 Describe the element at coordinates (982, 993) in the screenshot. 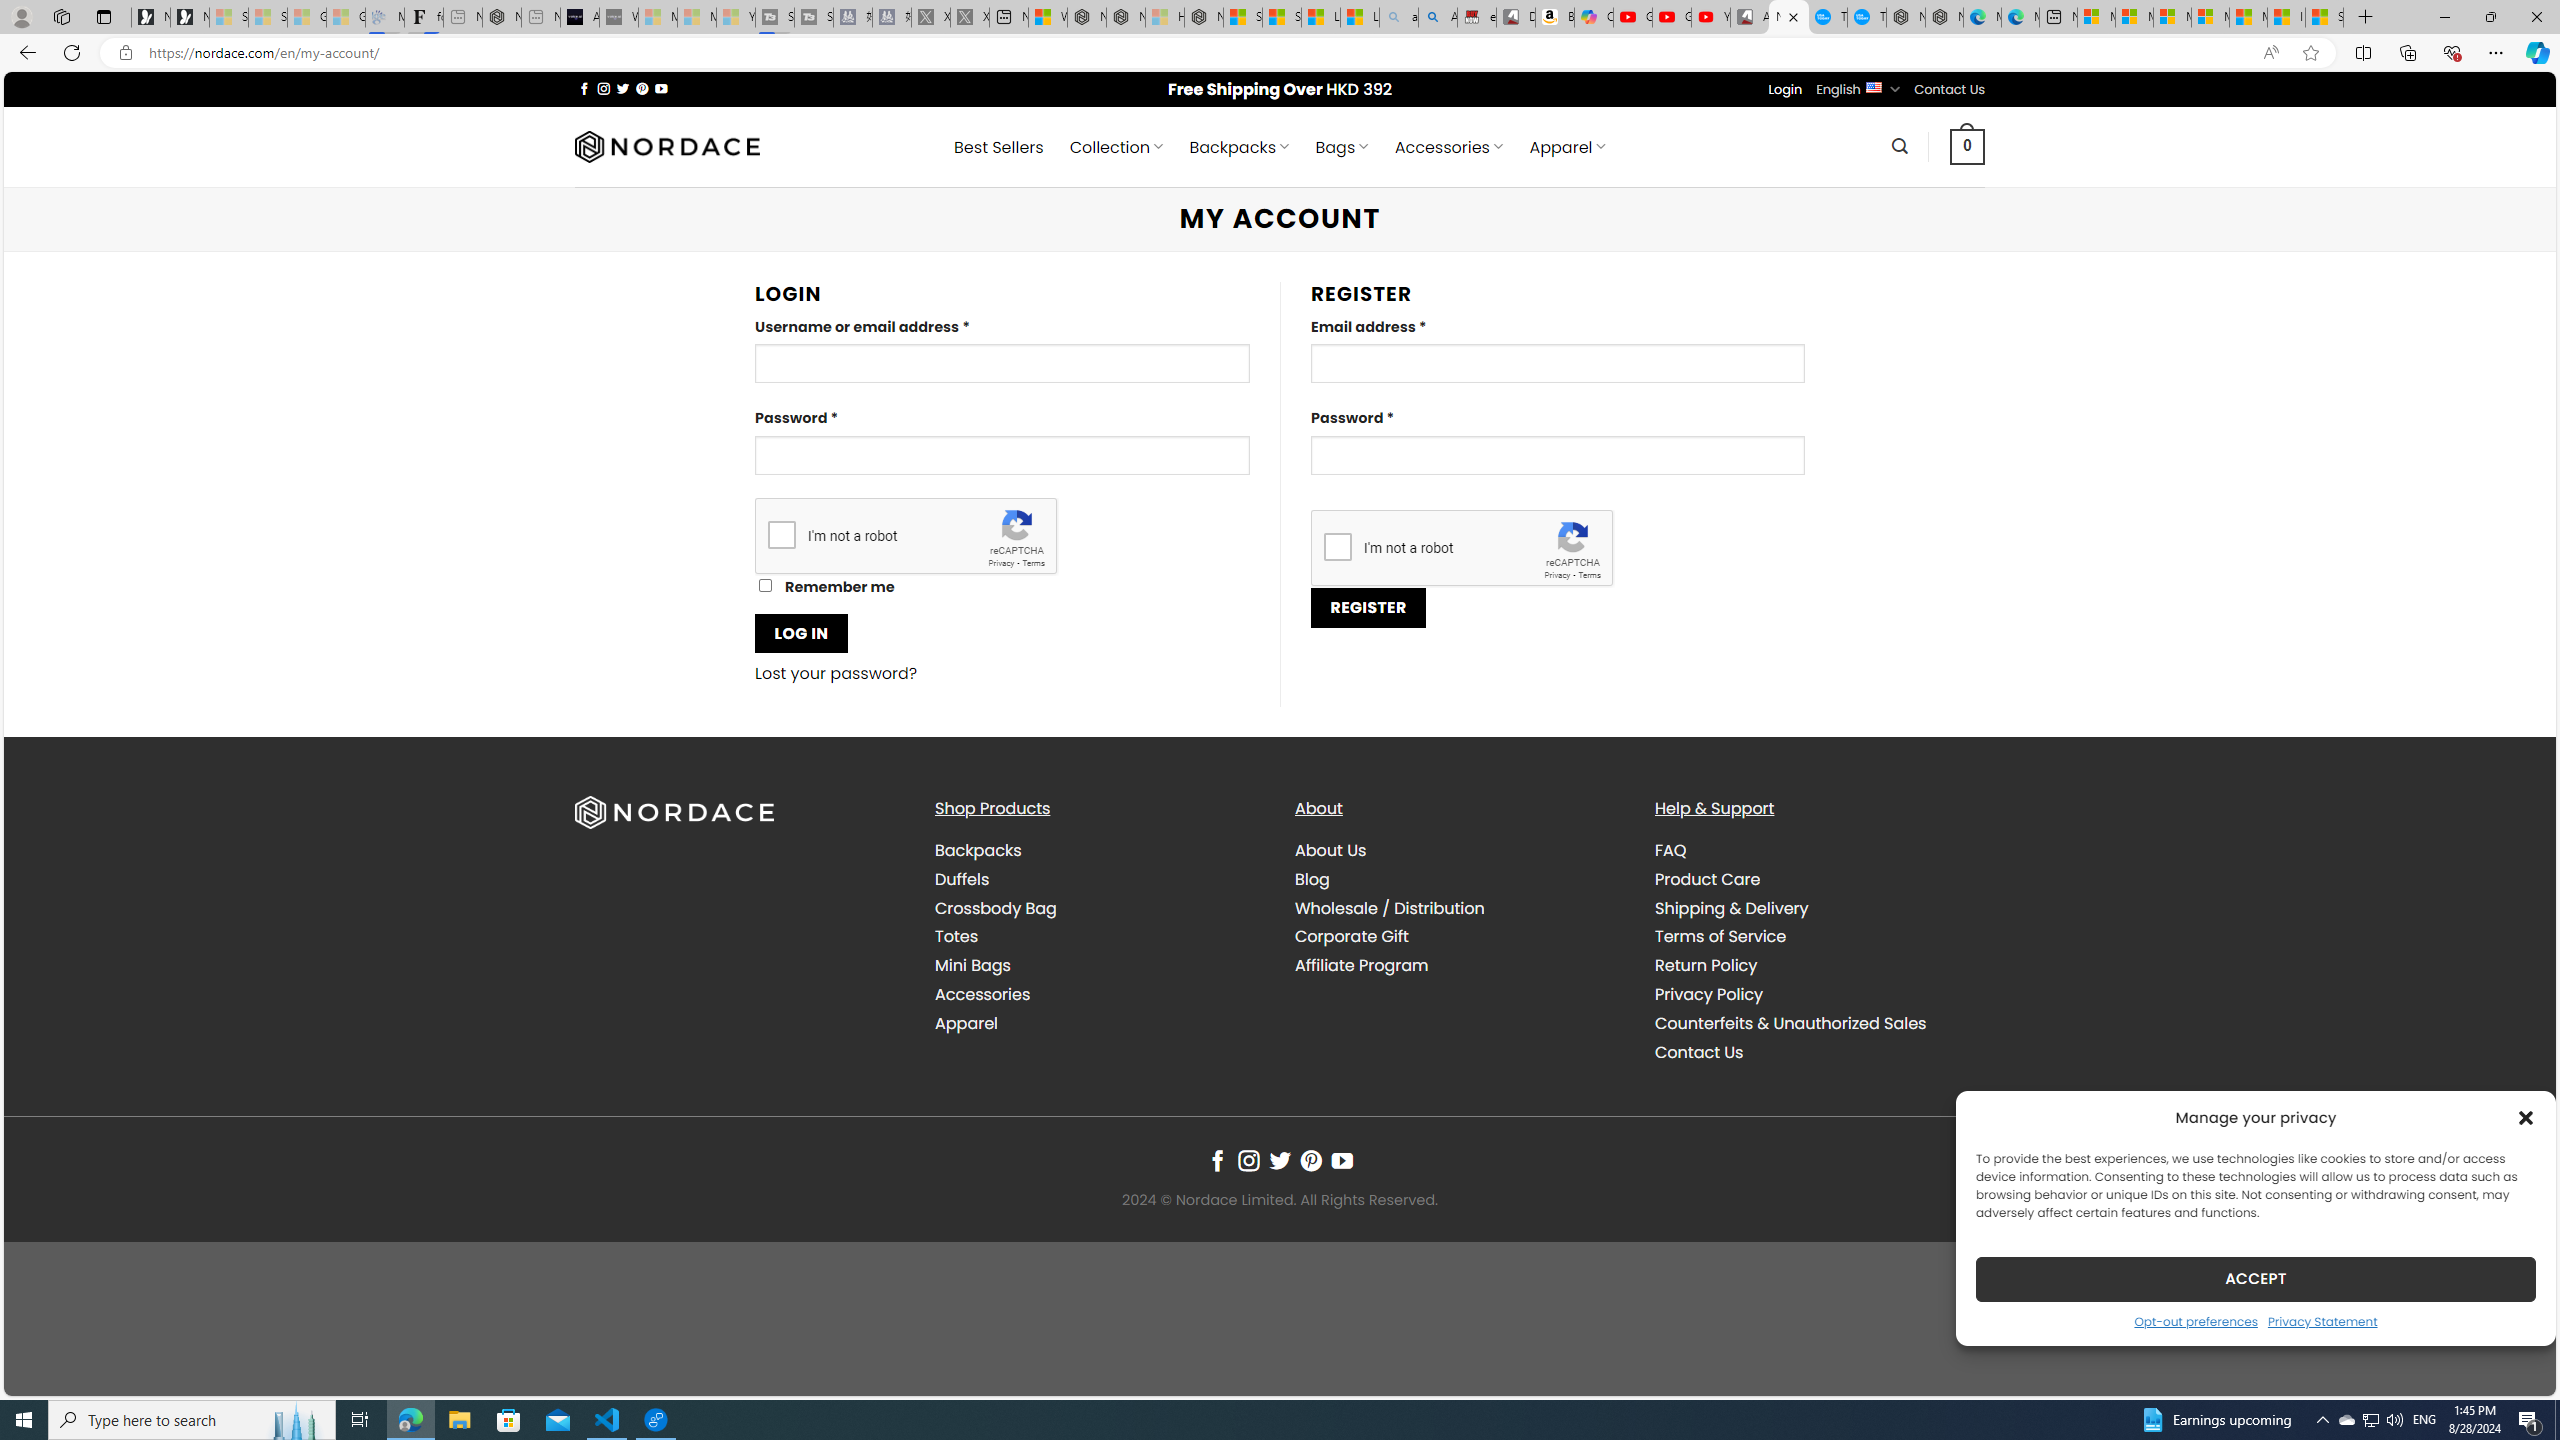

I see `'Accessories'` at that location.